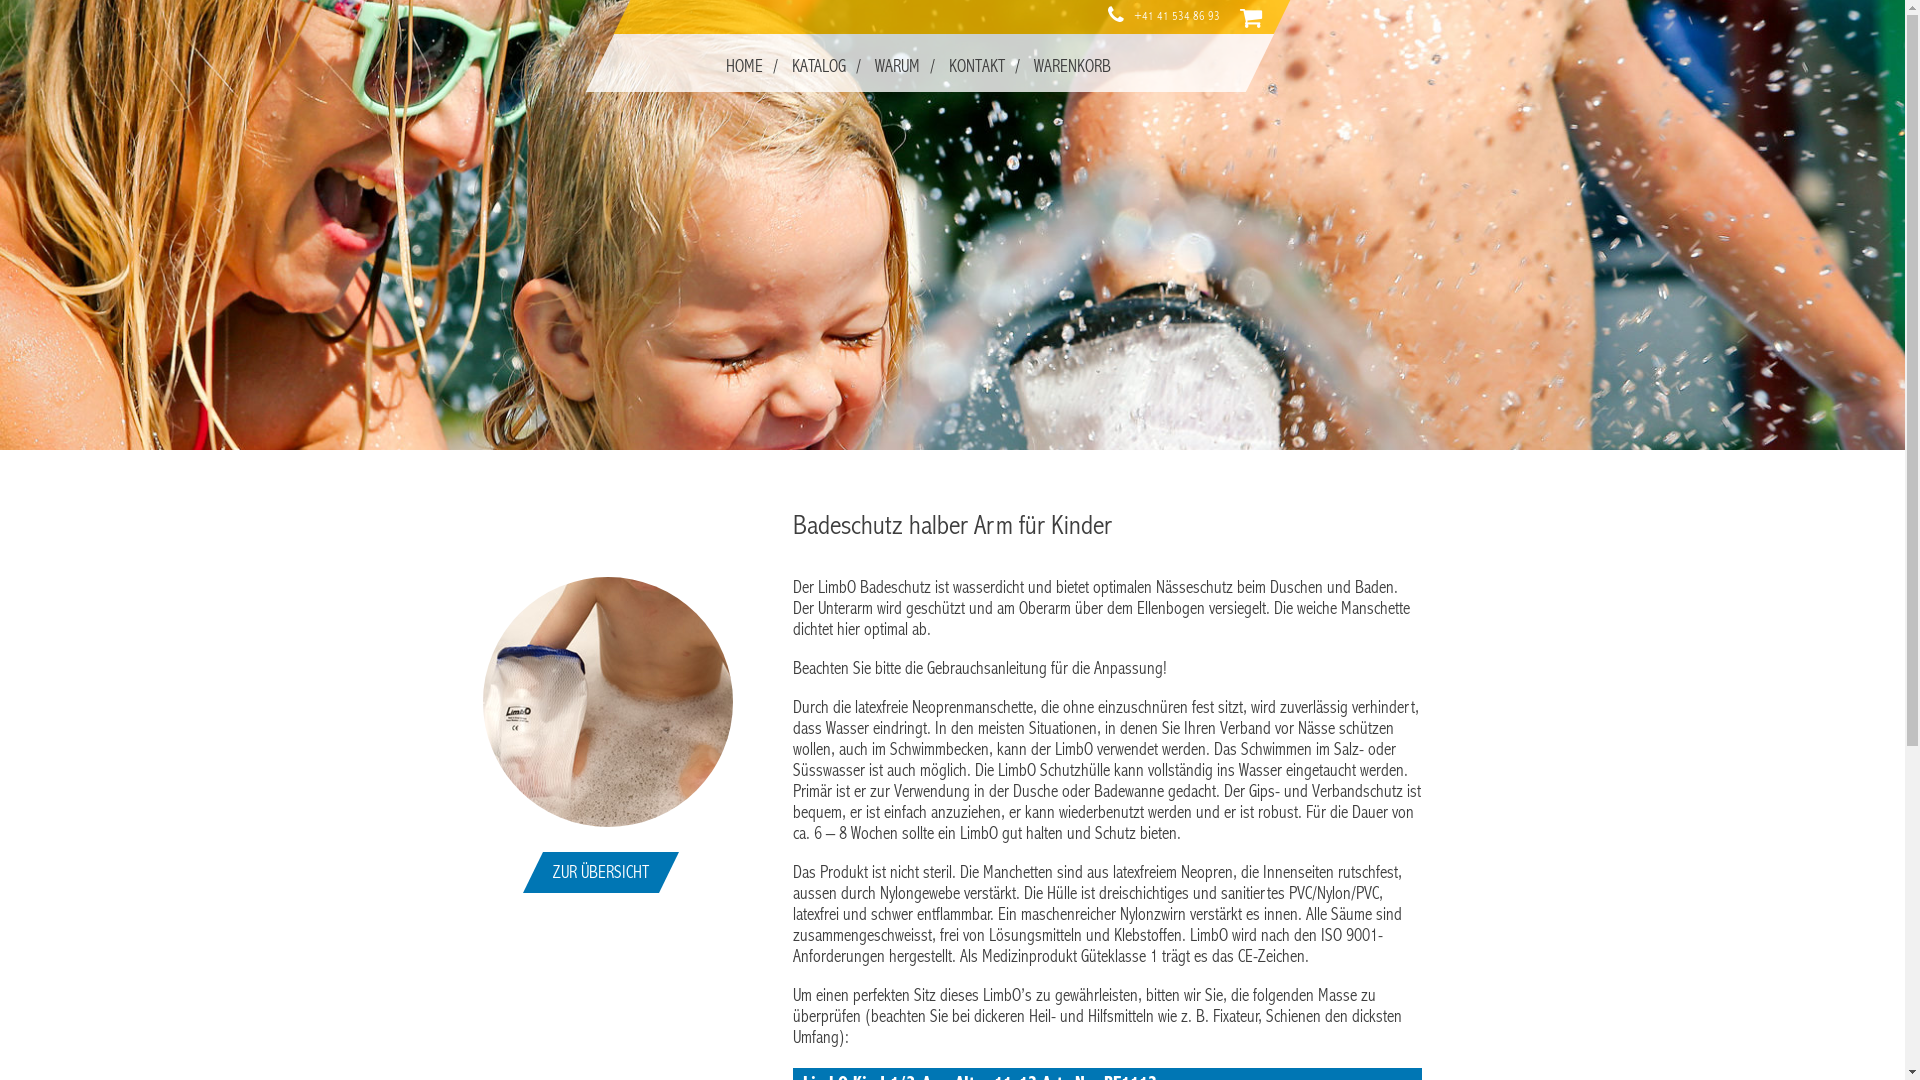 This screenshot has width=1920, height=1080. Describe the element at coordinates (975, 65) in the screenshot. I see `'KONTAKT'` at that location.